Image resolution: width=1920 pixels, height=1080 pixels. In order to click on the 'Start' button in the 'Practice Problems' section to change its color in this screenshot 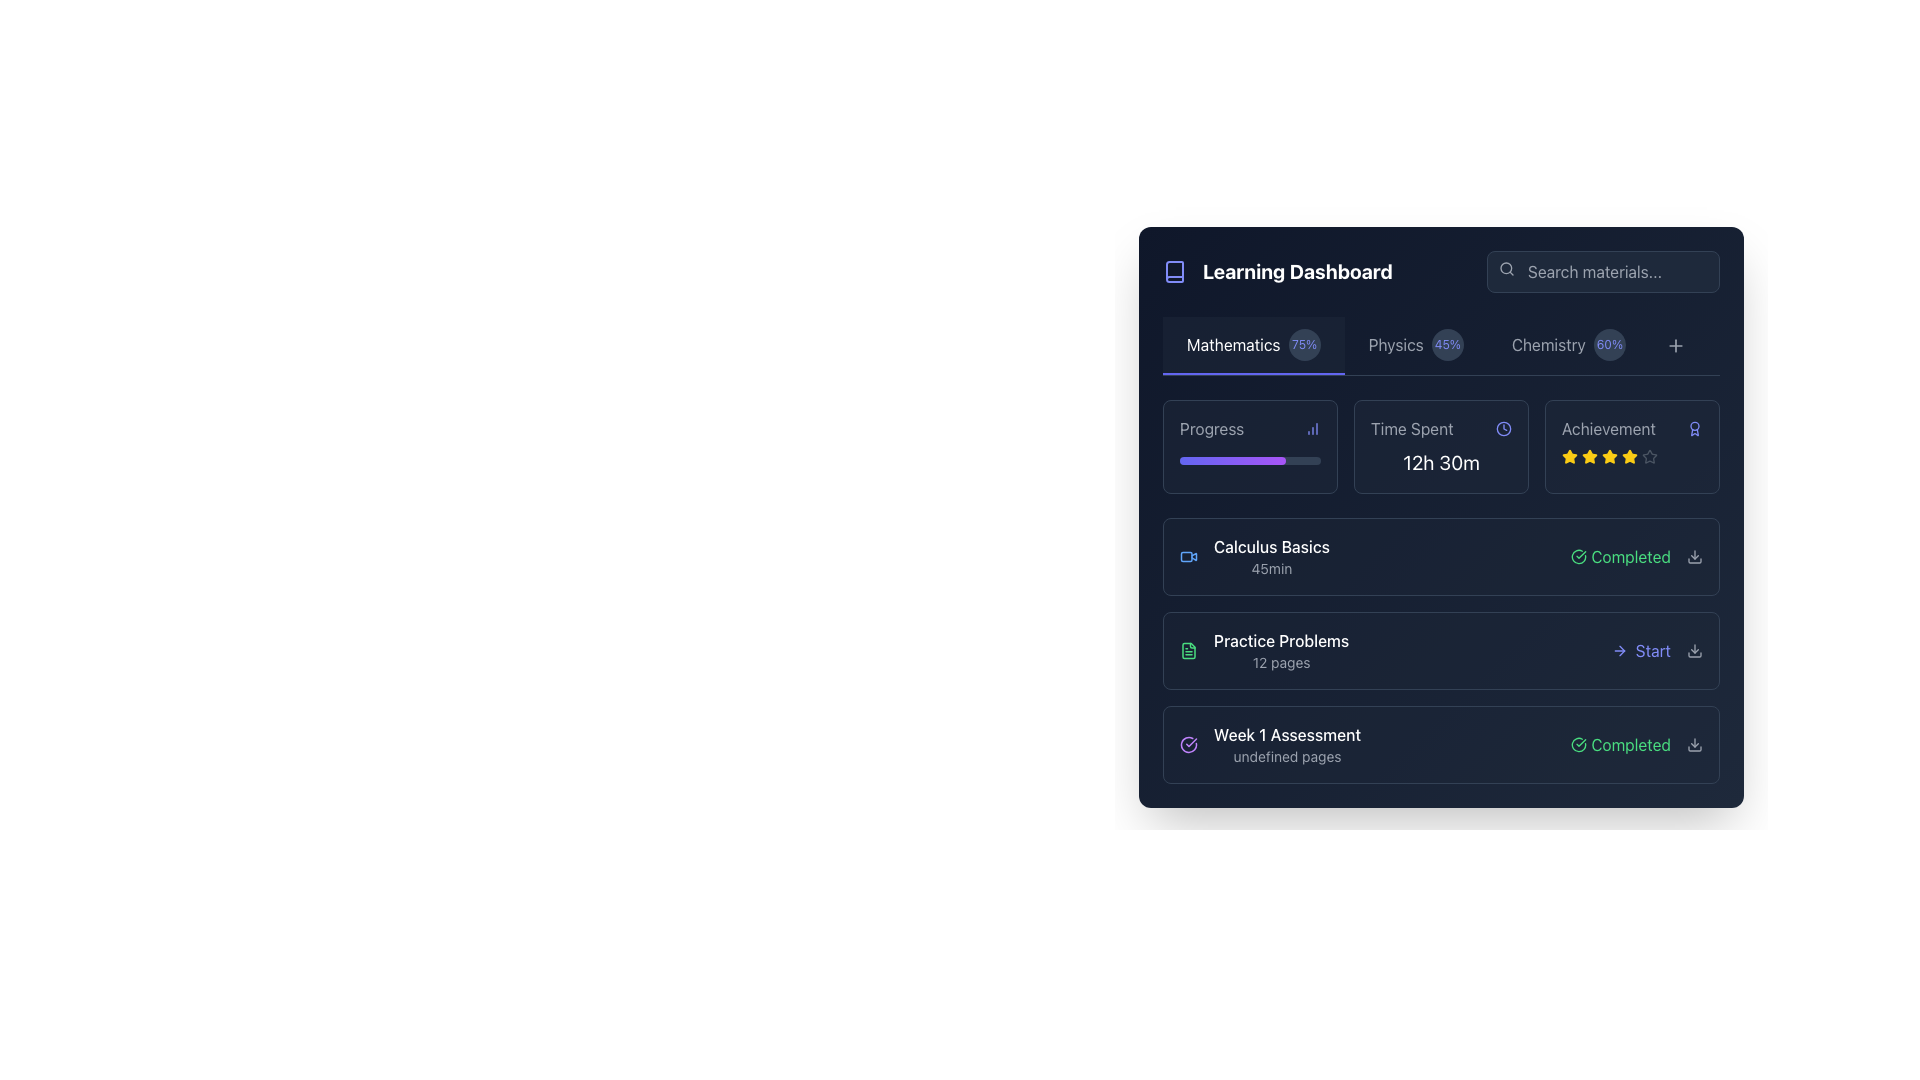, I will do `click(1657, 651)`.